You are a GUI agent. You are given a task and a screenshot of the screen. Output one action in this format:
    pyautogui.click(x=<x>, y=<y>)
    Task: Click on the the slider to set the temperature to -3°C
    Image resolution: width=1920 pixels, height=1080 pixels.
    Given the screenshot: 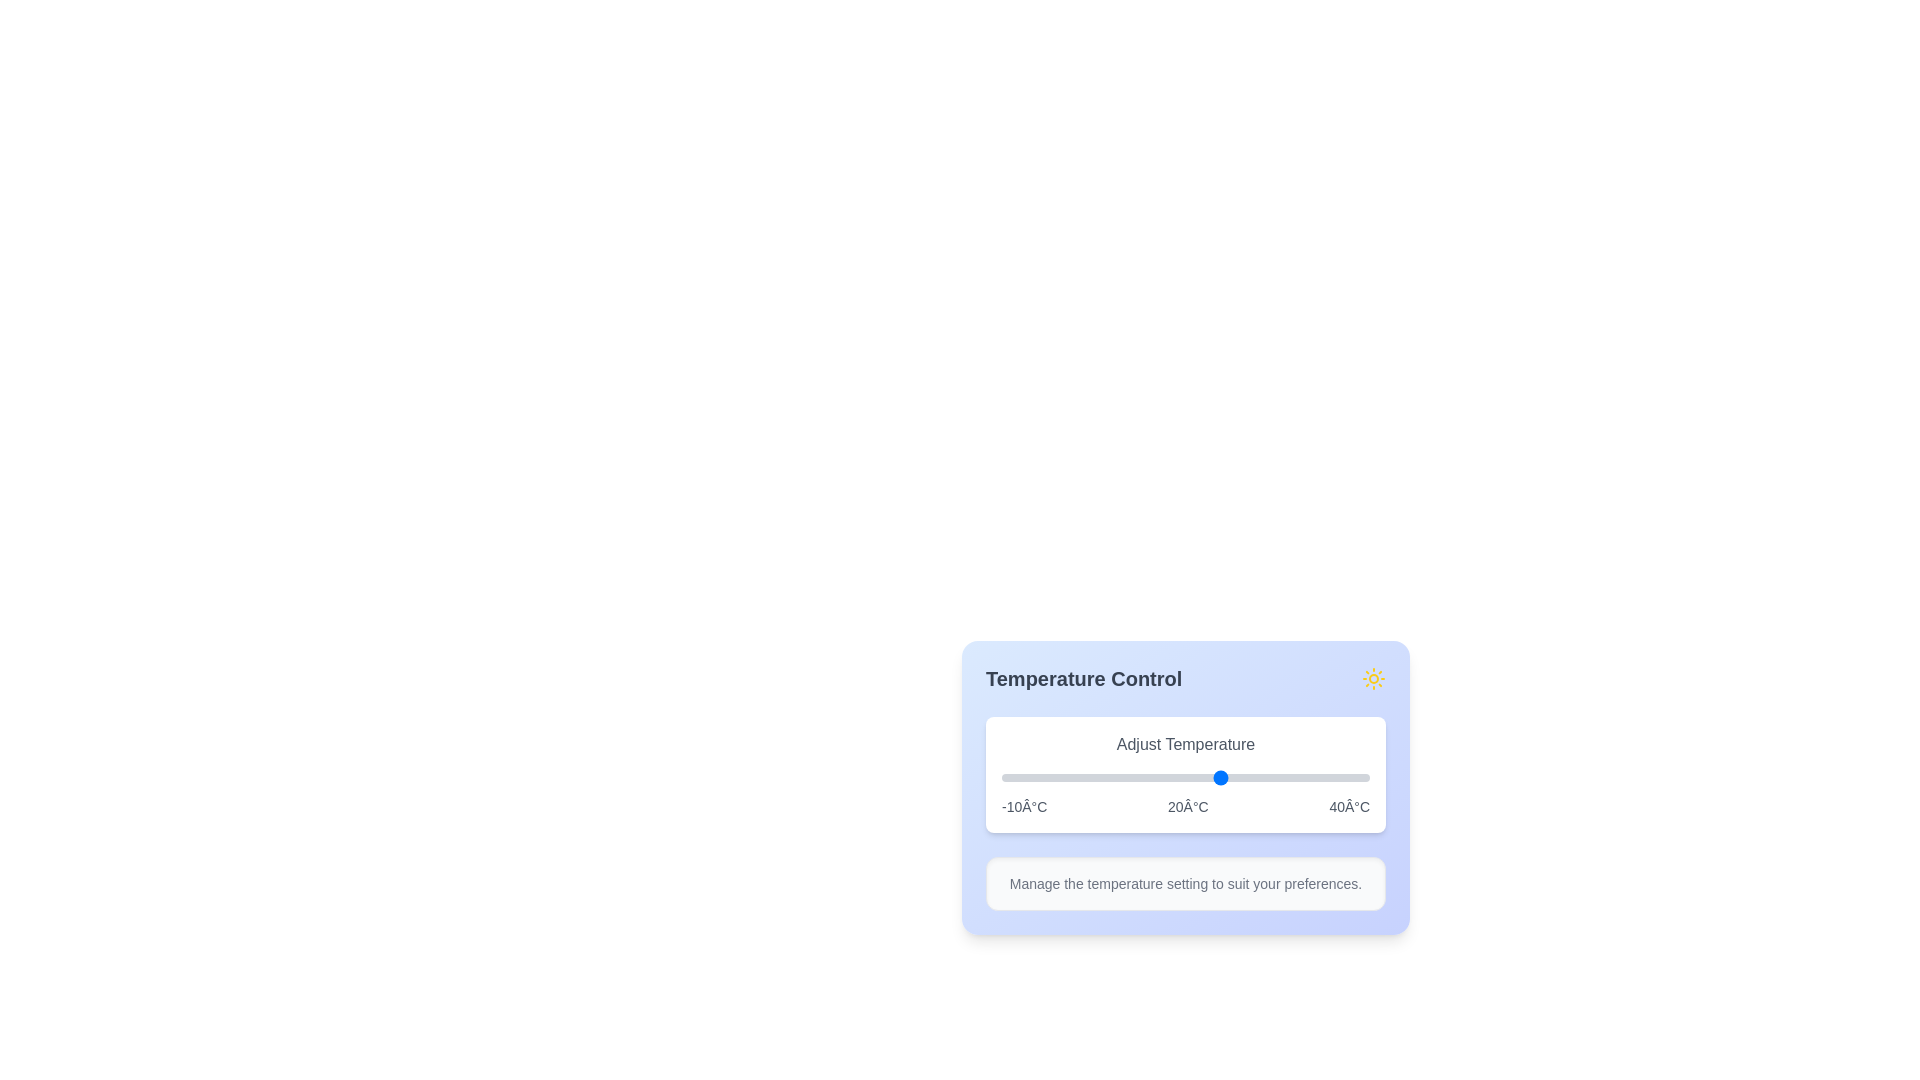 What is the action you would take?
    pyautogui.click(x=1052, y=777)
    